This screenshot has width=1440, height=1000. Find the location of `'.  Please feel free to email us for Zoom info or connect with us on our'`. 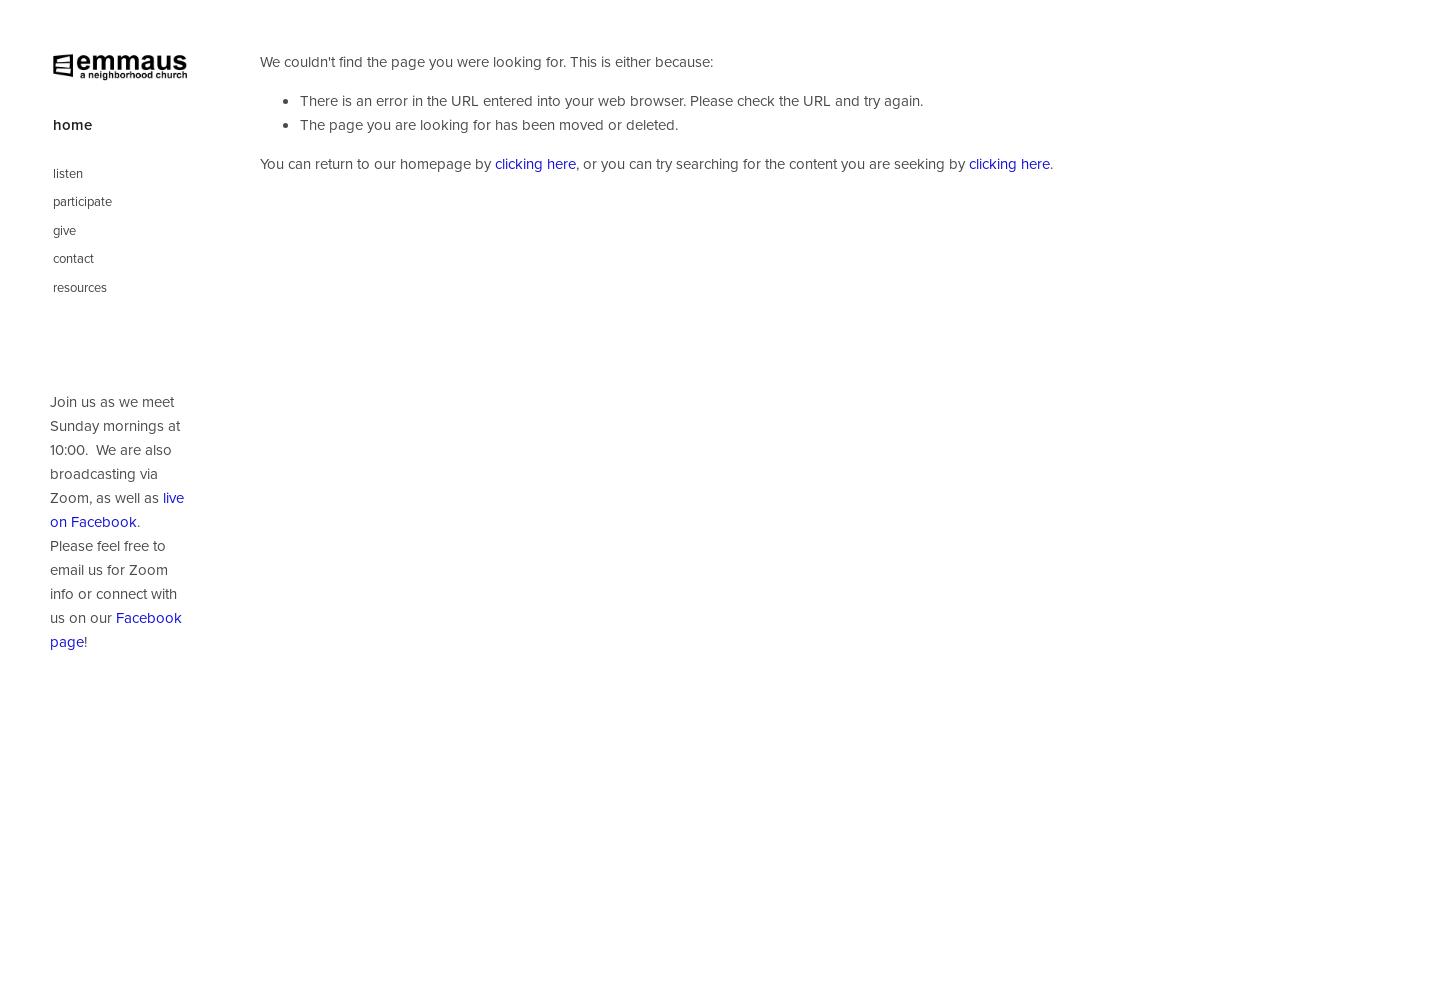

'.  Please feel free to email us for Zoom info or connect with us on our' is located at coordinates (48, 568).